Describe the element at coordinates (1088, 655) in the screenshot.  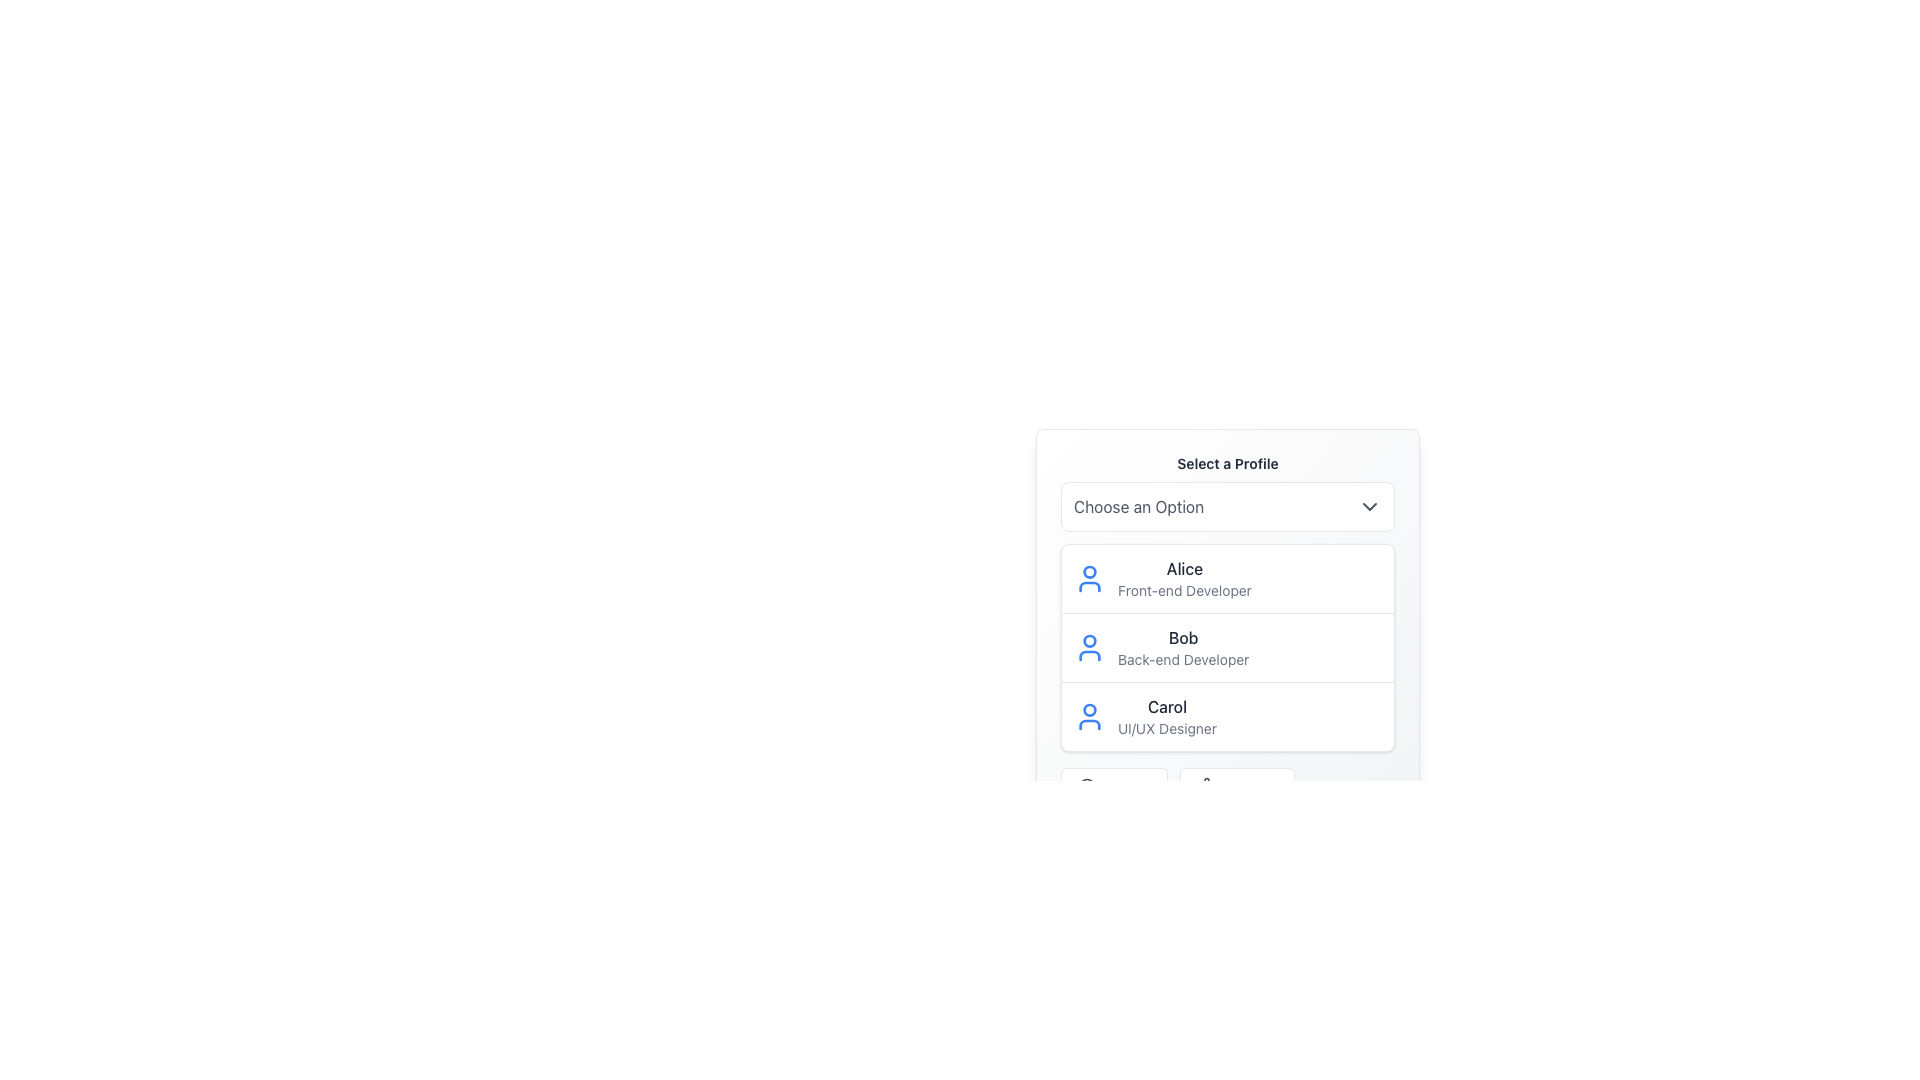
I see `the graphical icon component that represents Bob's role as a Back-end Developer, located to the left of his name in the user profile cluster` at that location.